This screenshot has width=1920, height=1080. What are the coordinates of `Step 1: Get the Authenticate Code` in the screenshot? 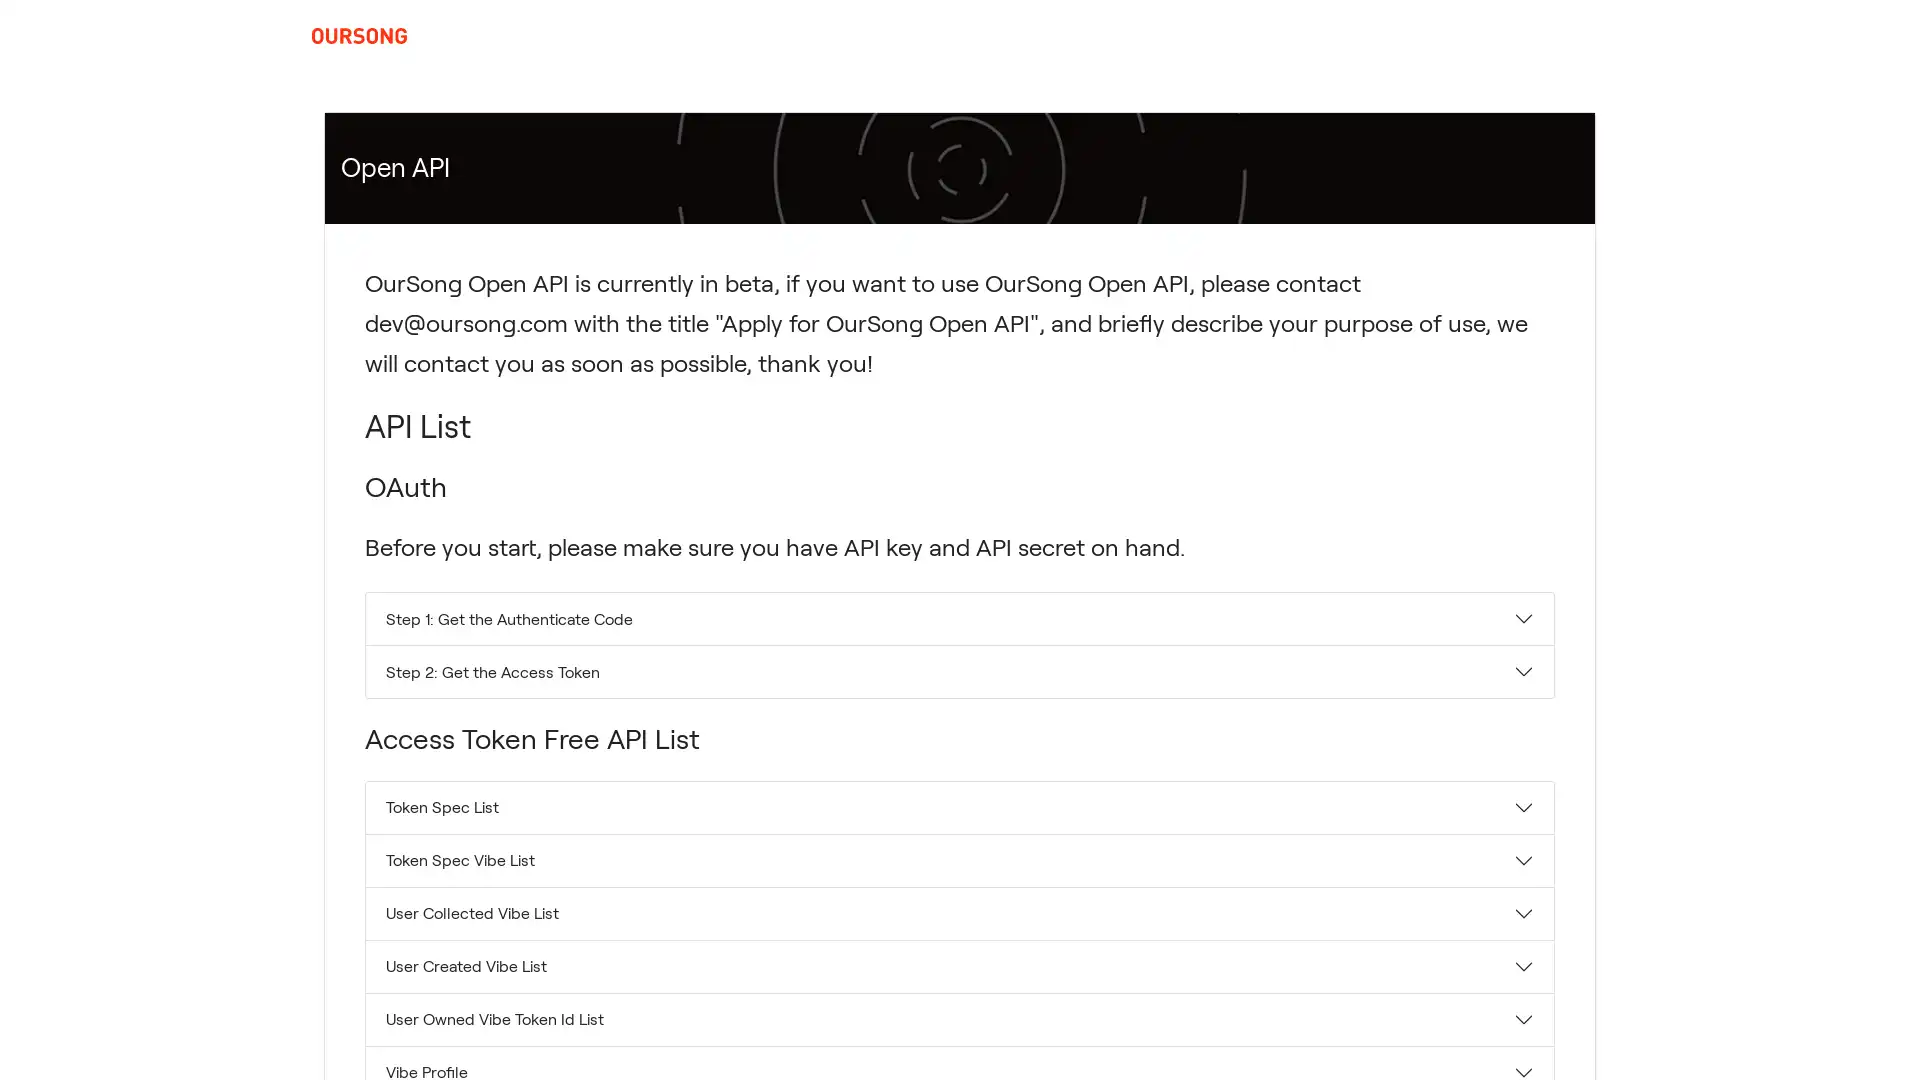 It's located at (960, 617).